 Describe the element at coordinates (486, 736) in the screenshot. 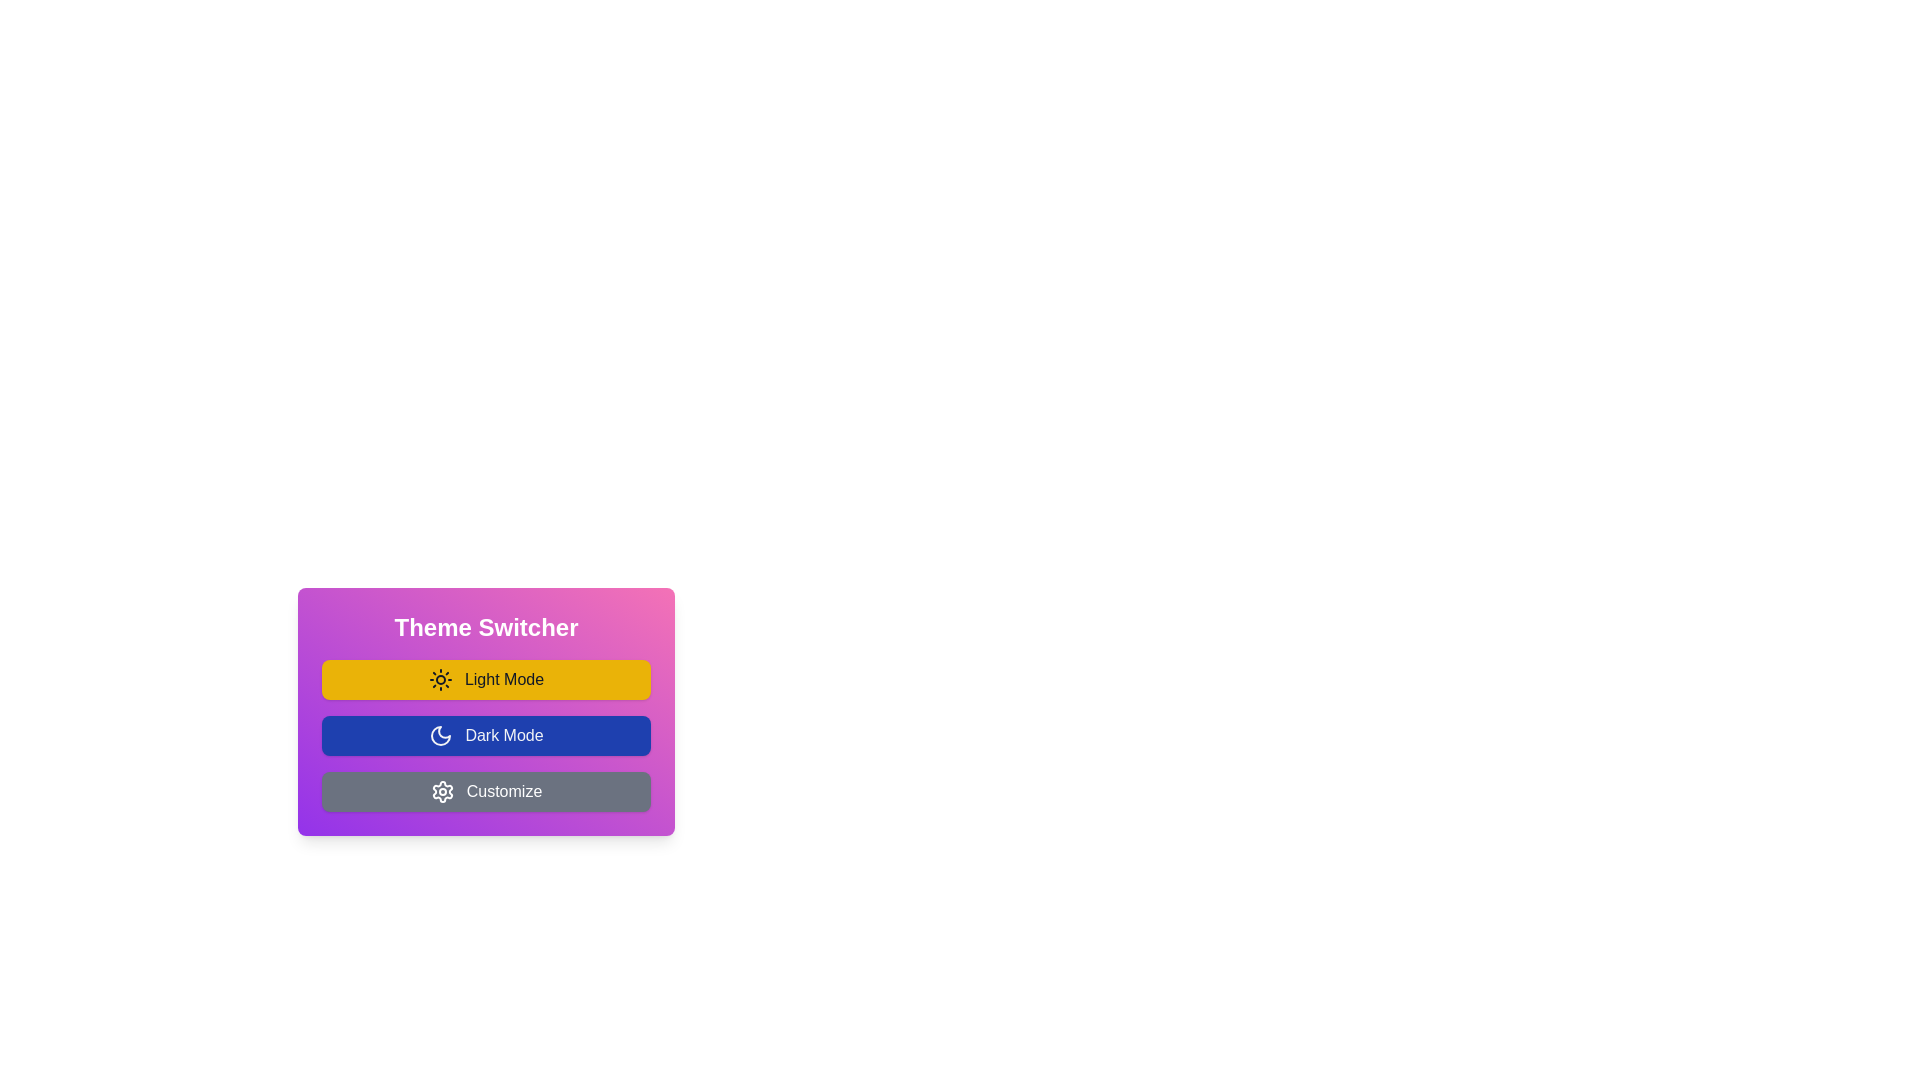

I see `the 'Dark Mode' button` at that location.